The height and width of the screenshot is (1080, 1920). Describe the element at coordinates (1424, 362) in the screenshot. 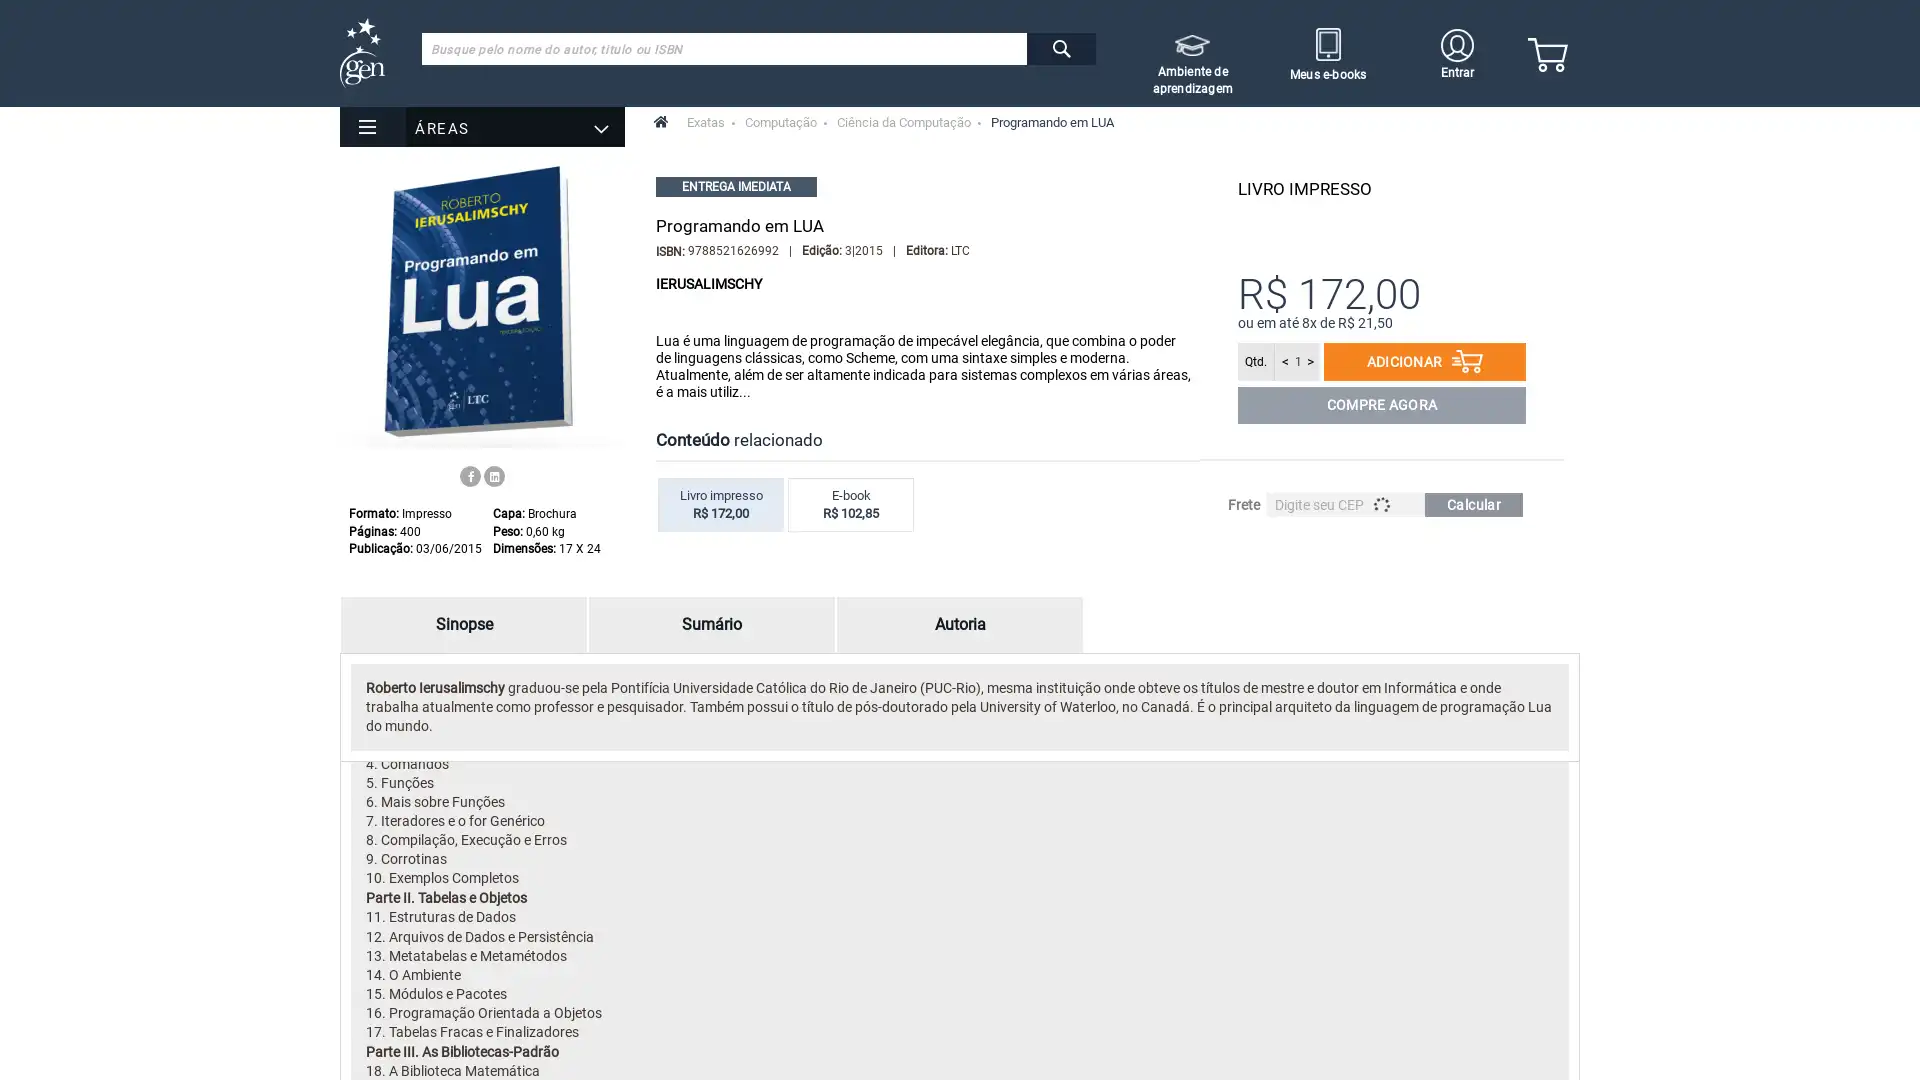

I see `ADICIONAR` at that location.